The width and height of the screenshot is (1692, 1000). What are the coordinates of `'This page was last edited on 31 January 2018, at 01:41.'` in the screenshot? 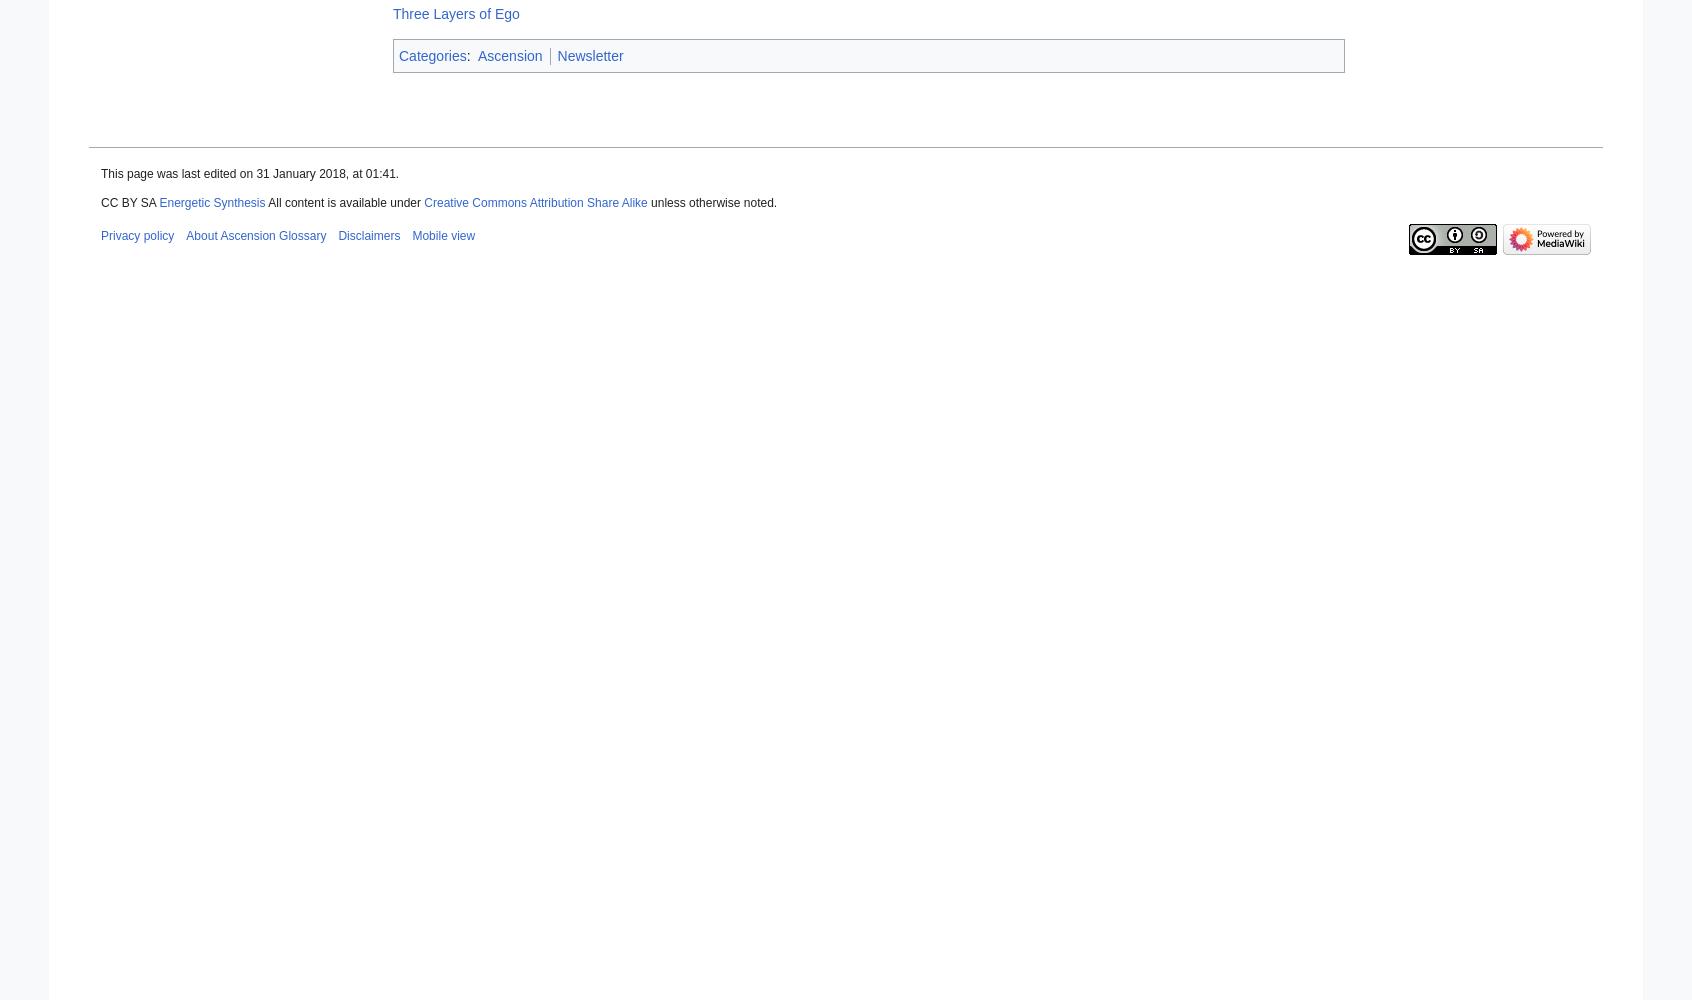 It's located at (250, 174).